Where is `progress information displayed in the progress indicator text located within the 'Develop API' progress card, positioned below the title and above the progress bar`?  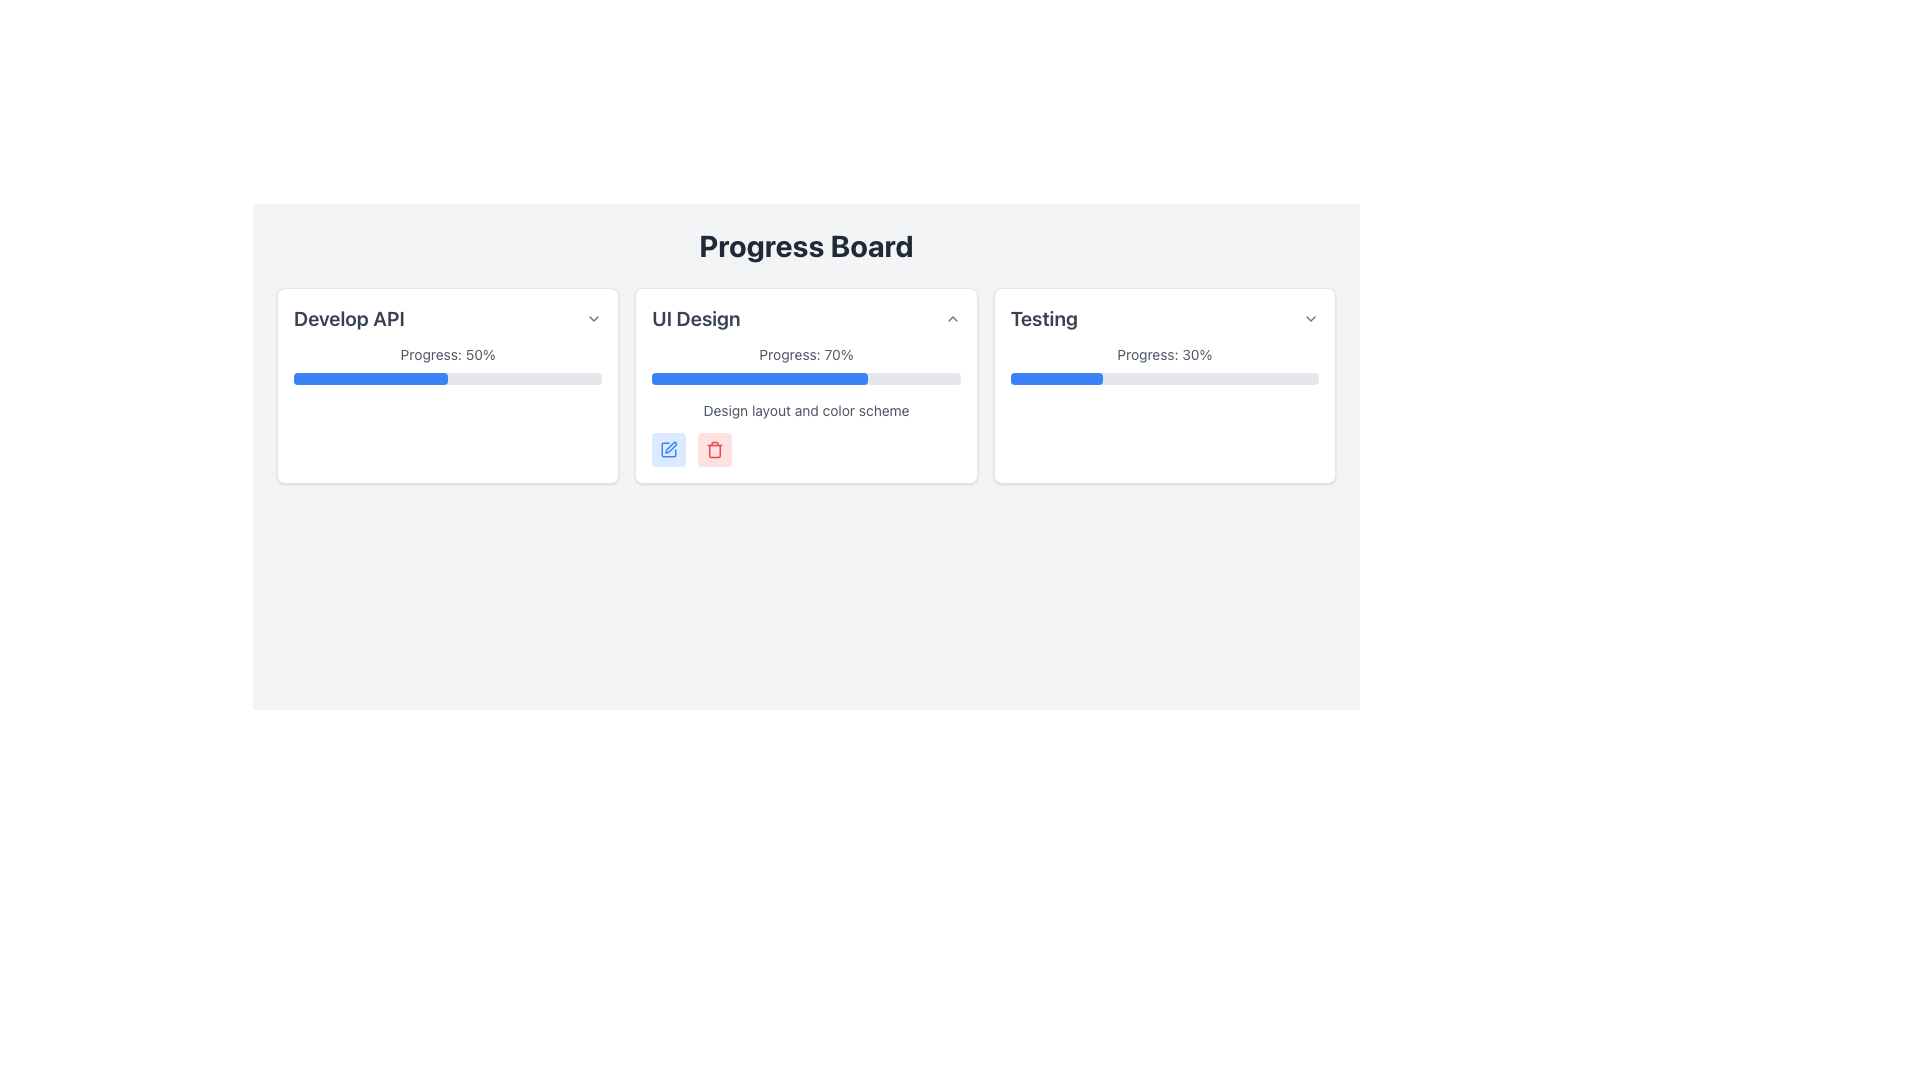 progress information displayed in the progress indicator text located within the 'Develop API' progress card, positioned below the title and above the progress bar is located at coordinates (447, 353).